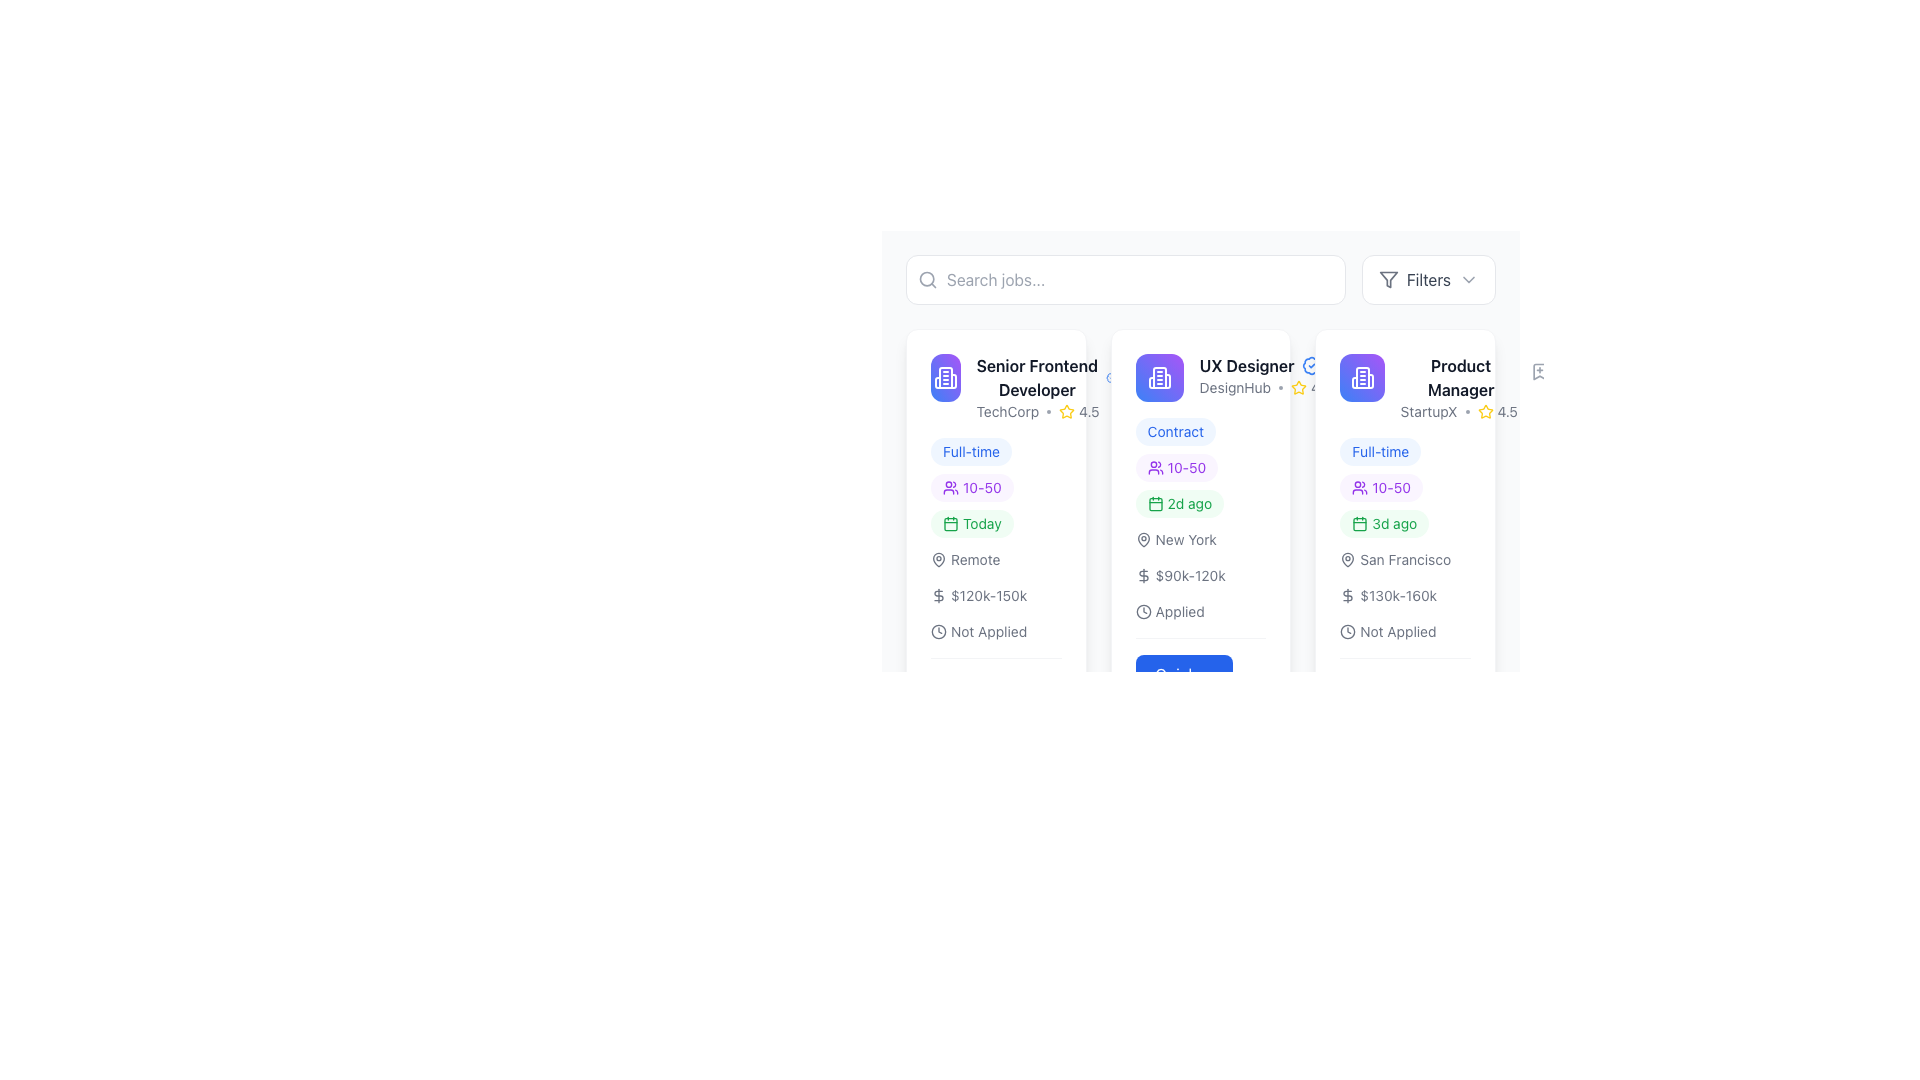 The height and width of the screenshot is (1080, 1920). What do you see at coordinates (1176, 946) in the screenshot?
I see `the badge representing the size or range of a group or entity associated with the content, located below the 'Full-time' badge and above the '2d ago' badge, for interaction` at bounding box center [1176, 946].